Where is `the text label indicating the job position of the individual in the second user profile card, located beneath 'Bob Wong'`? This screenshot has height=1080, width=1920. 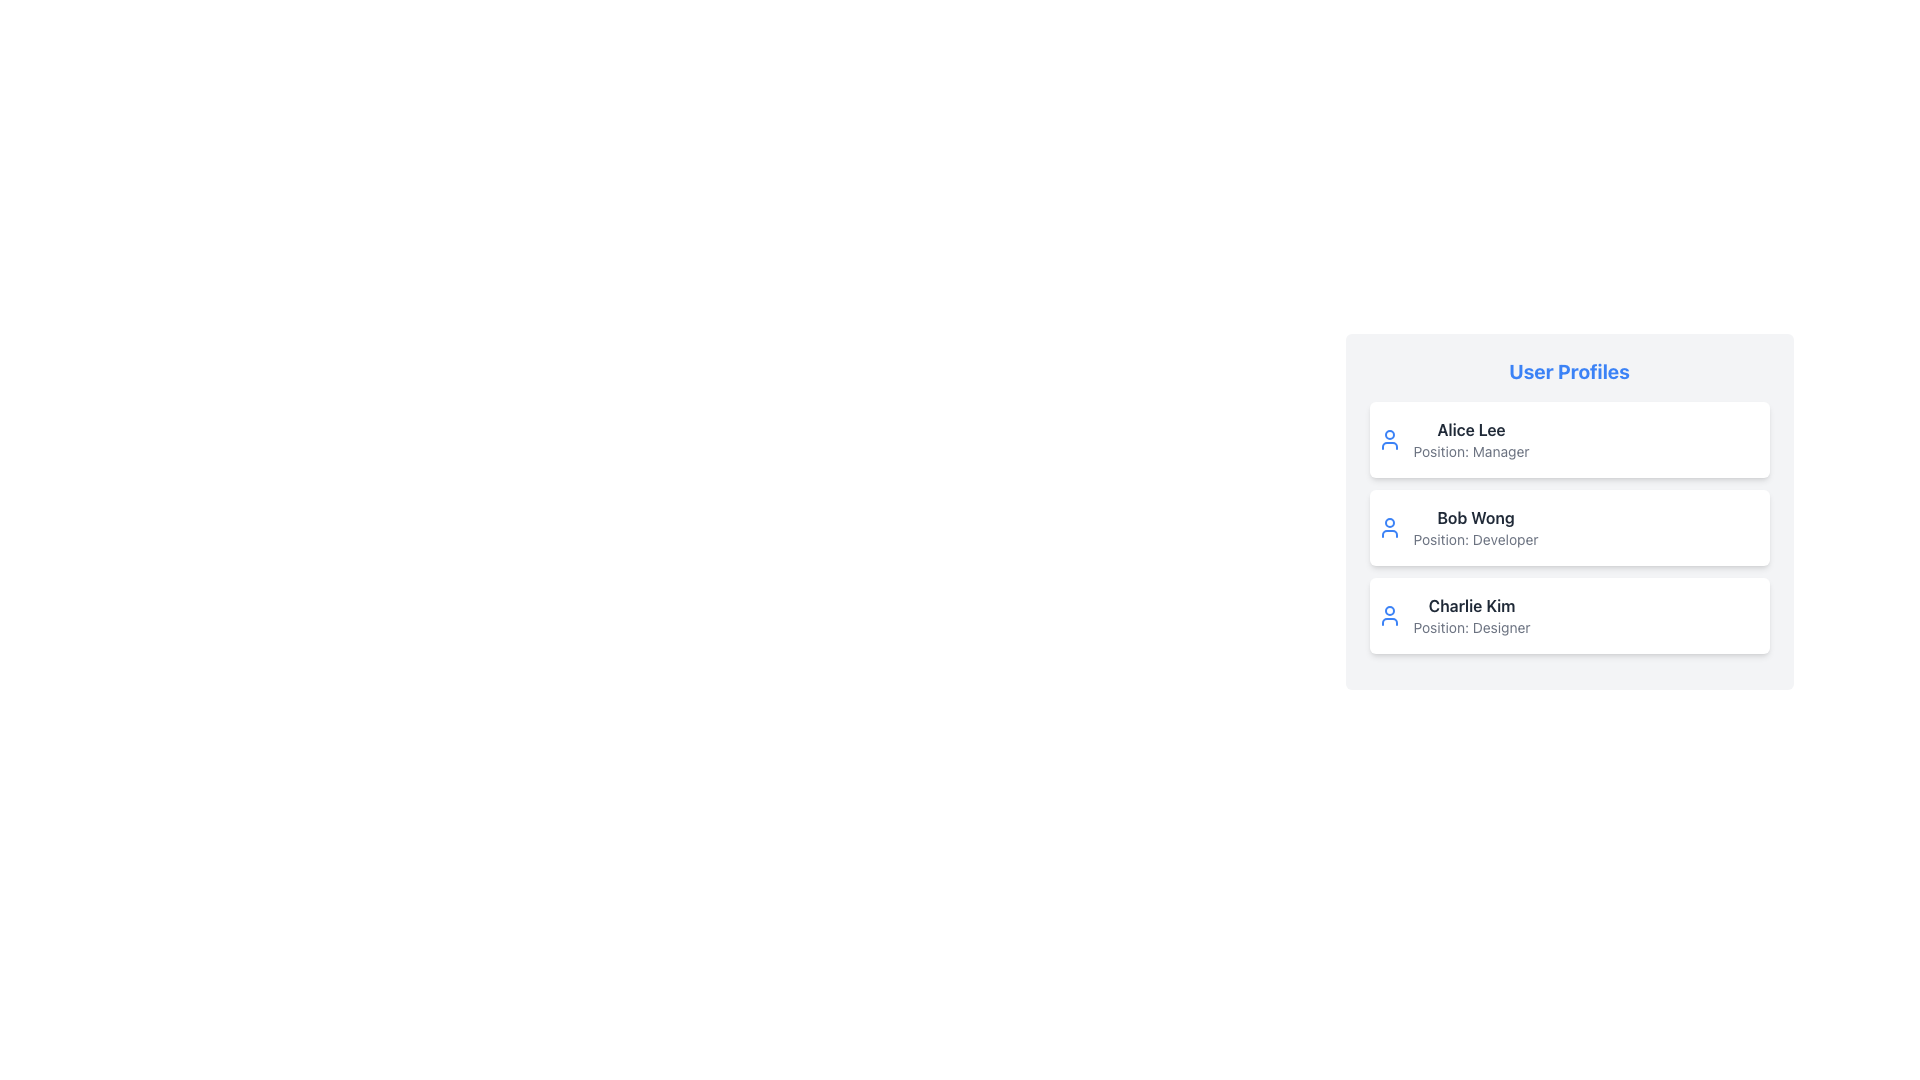 the text label indicating the job position of the individual in the second user profile card, located beneath 'Bob Wong' is located at coordinates (1476, 540).